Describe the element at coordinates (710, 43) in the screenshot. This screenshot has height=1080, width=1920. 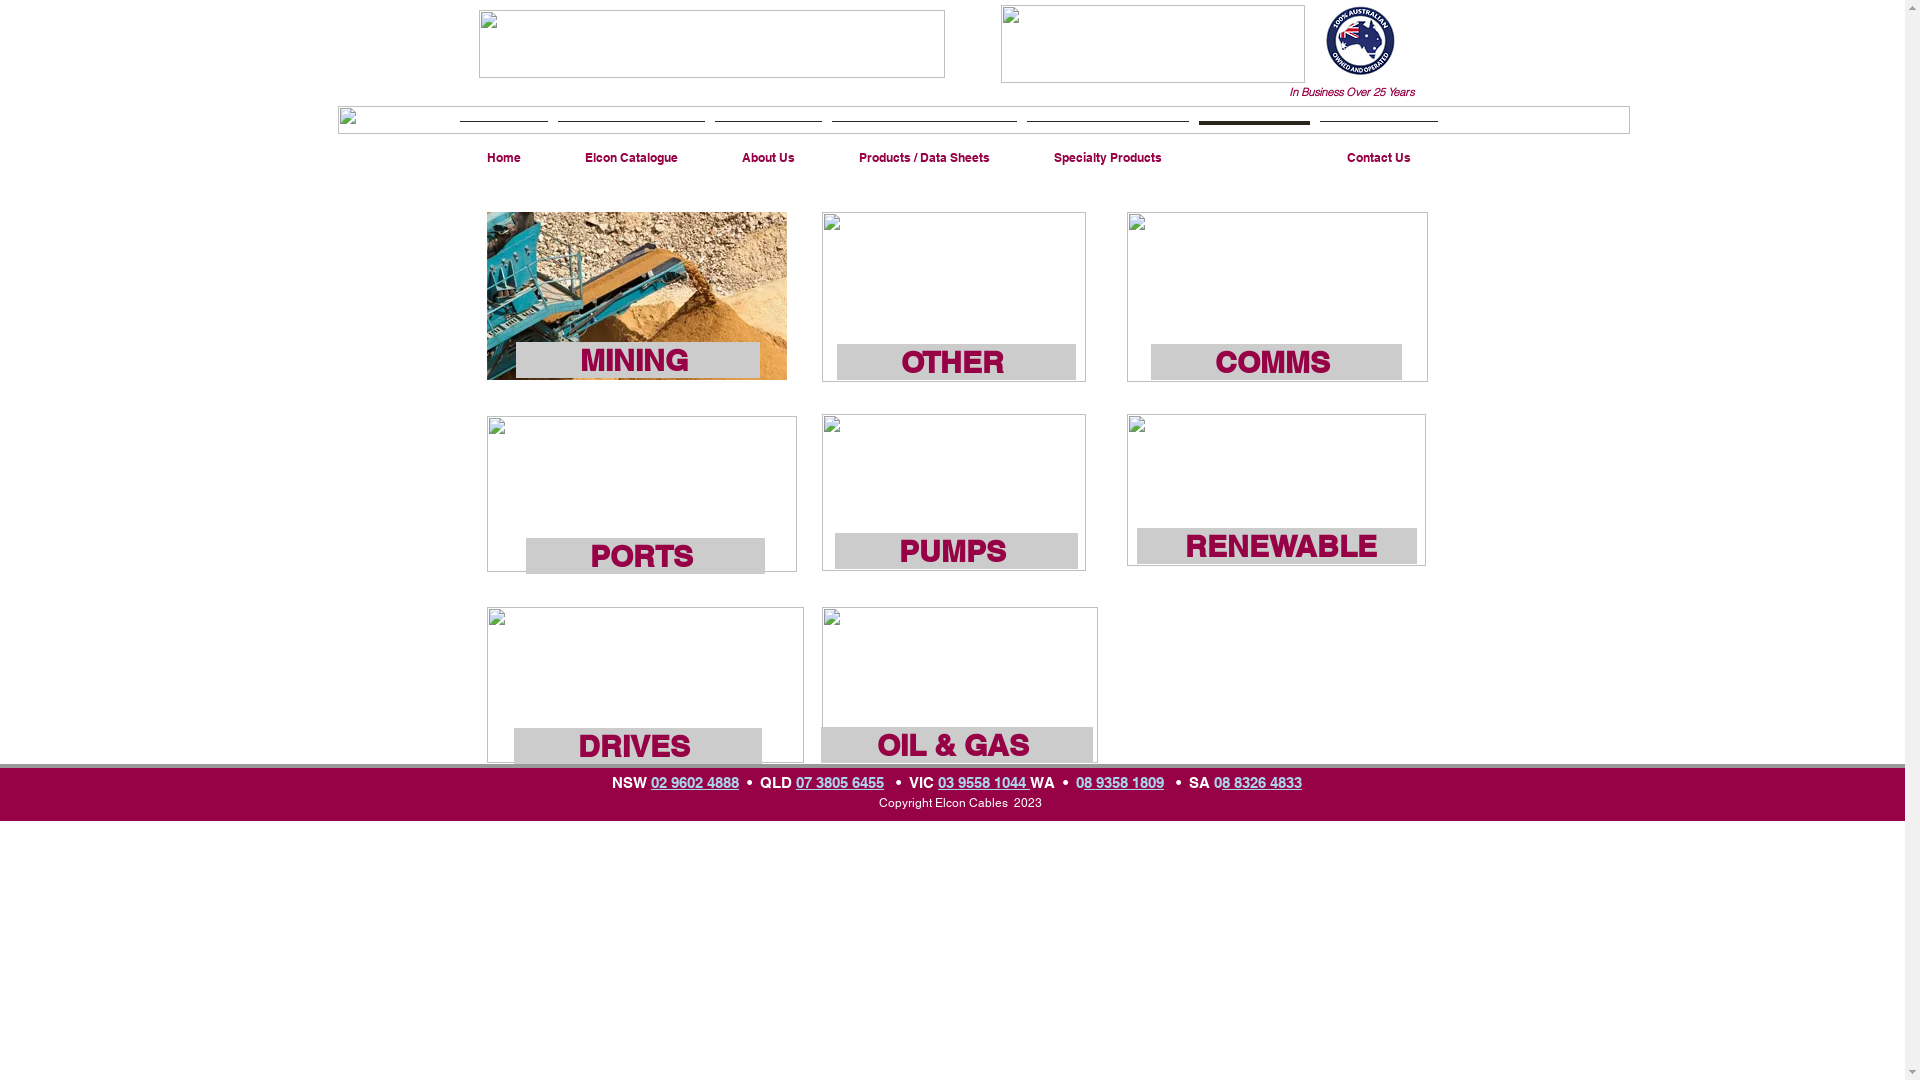
I see `'Elcon Logo.png'` at that location.